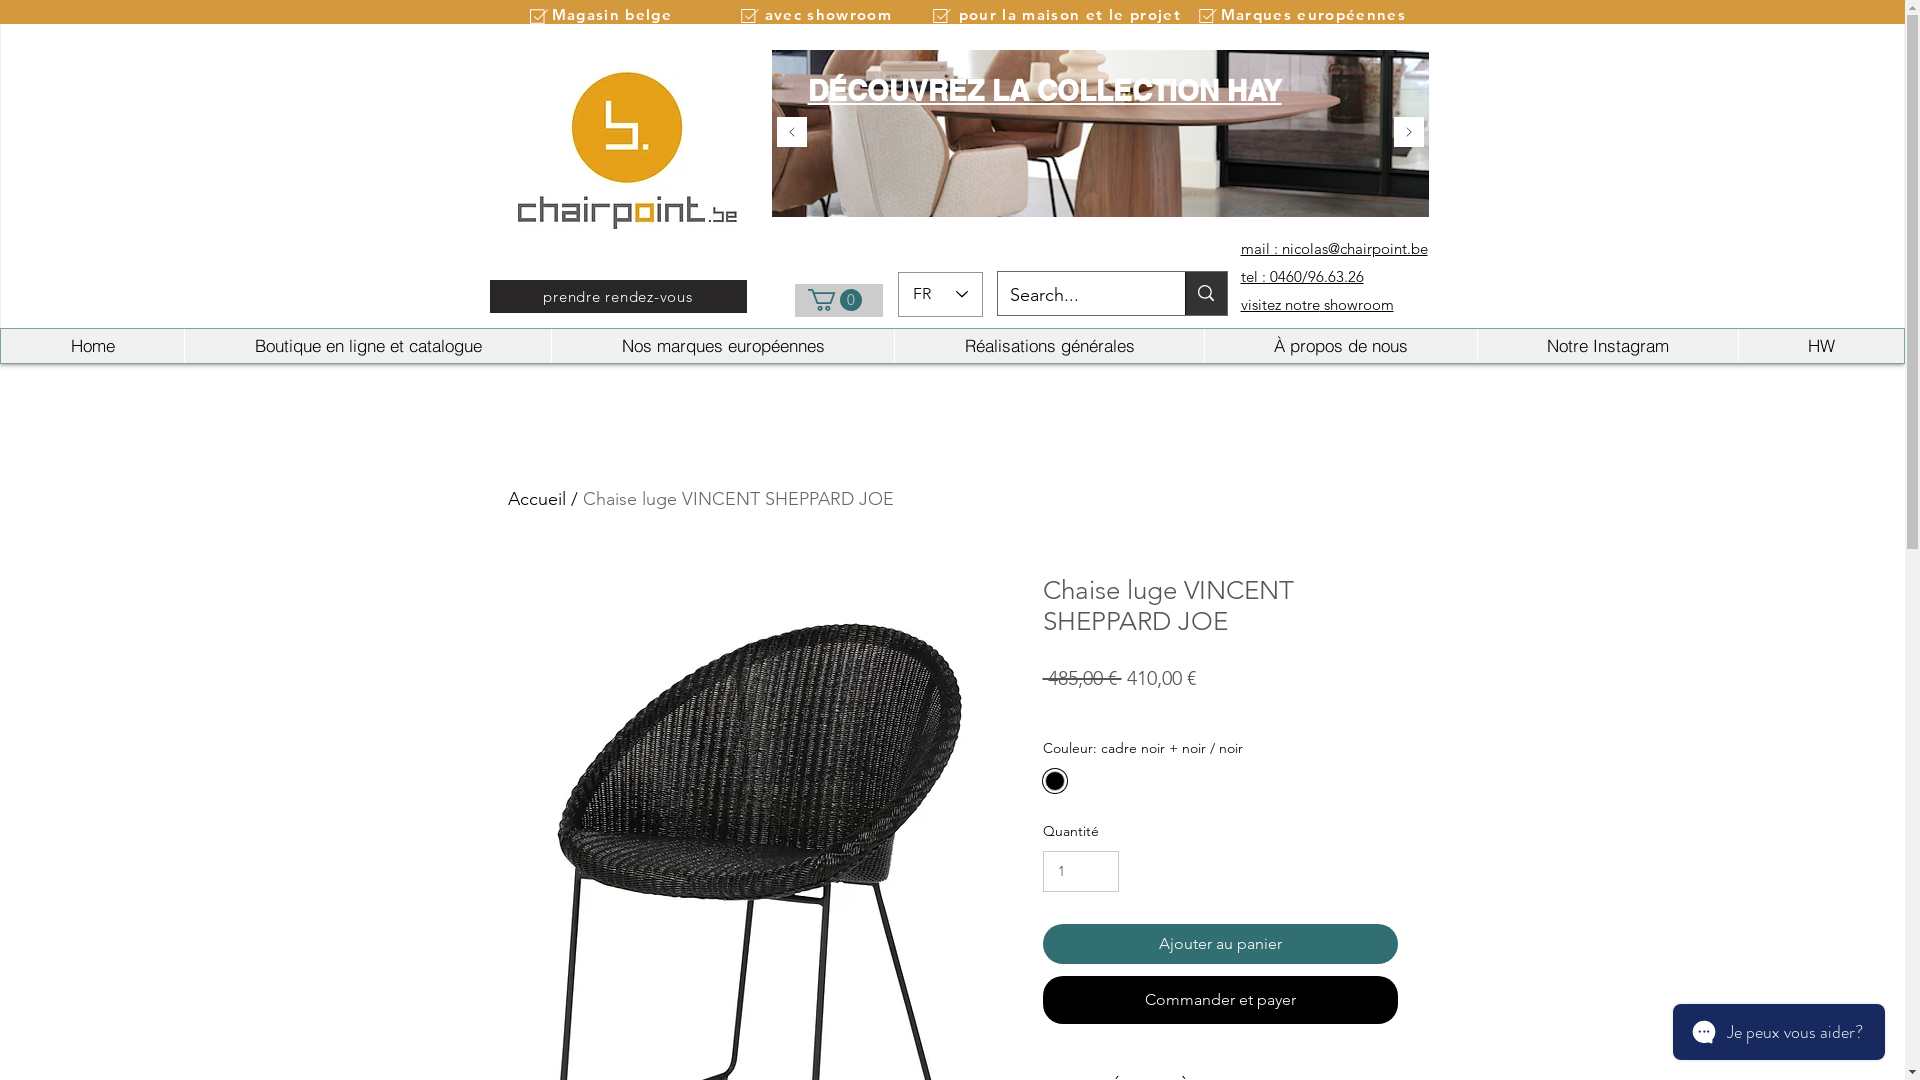 This screenshot has width=1920, height=1080. Describe the element at coordinates (1607, 345) in the screenshot. I see `'Notre Instagram'` at that location.